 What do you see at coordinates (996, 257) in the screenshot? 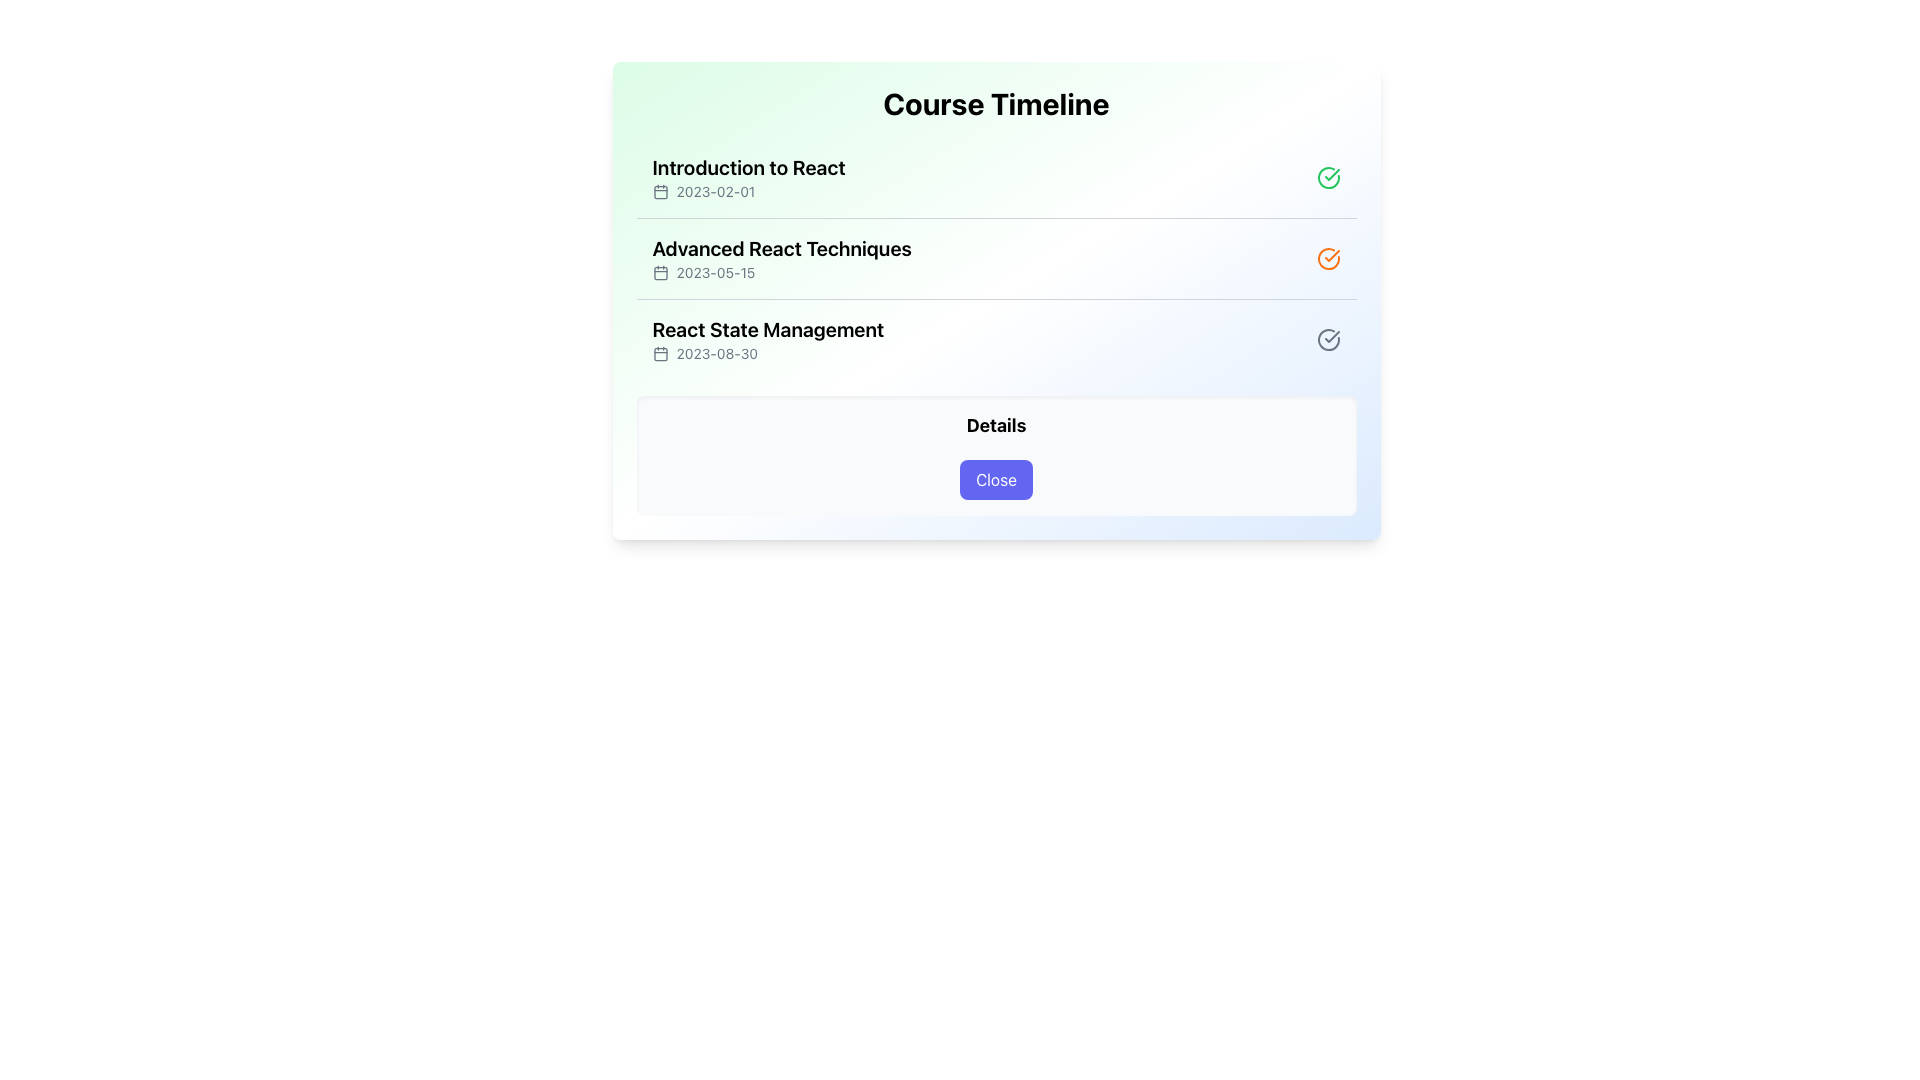
I see `the second list item representing the course entry titled 'Advanced React Techniques' in the 'Course Timeline' section` at bounding box center [996, 257].